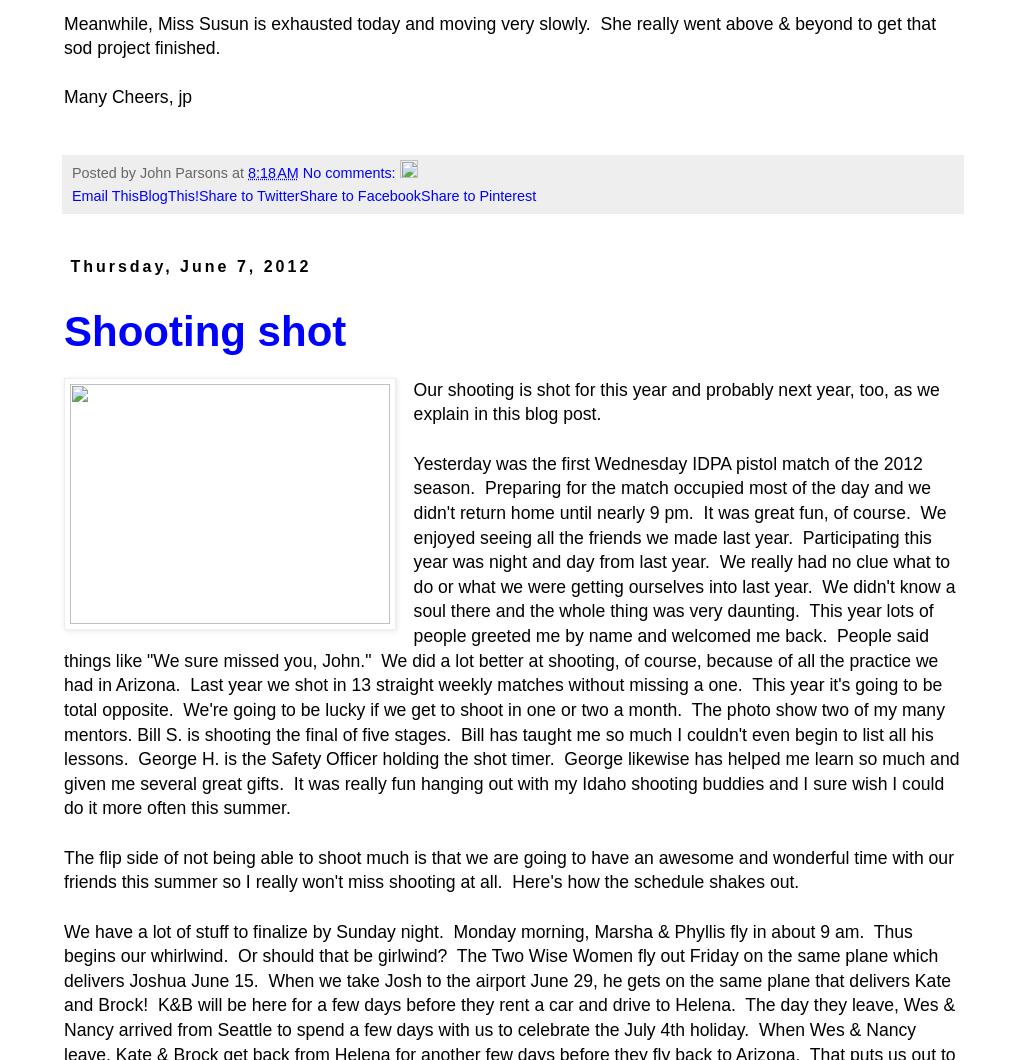 The width and height of the screenshot is (1018, 1060). Describe the element at coordinates (64, 869) in the screenshot. I see `'The flip side of not being able to shoot much is that we are going to have an awesome and wonderful time with our friends this summer so I really won't miss shooting at all.  Here's how the schedule shakes out.'` at that location.